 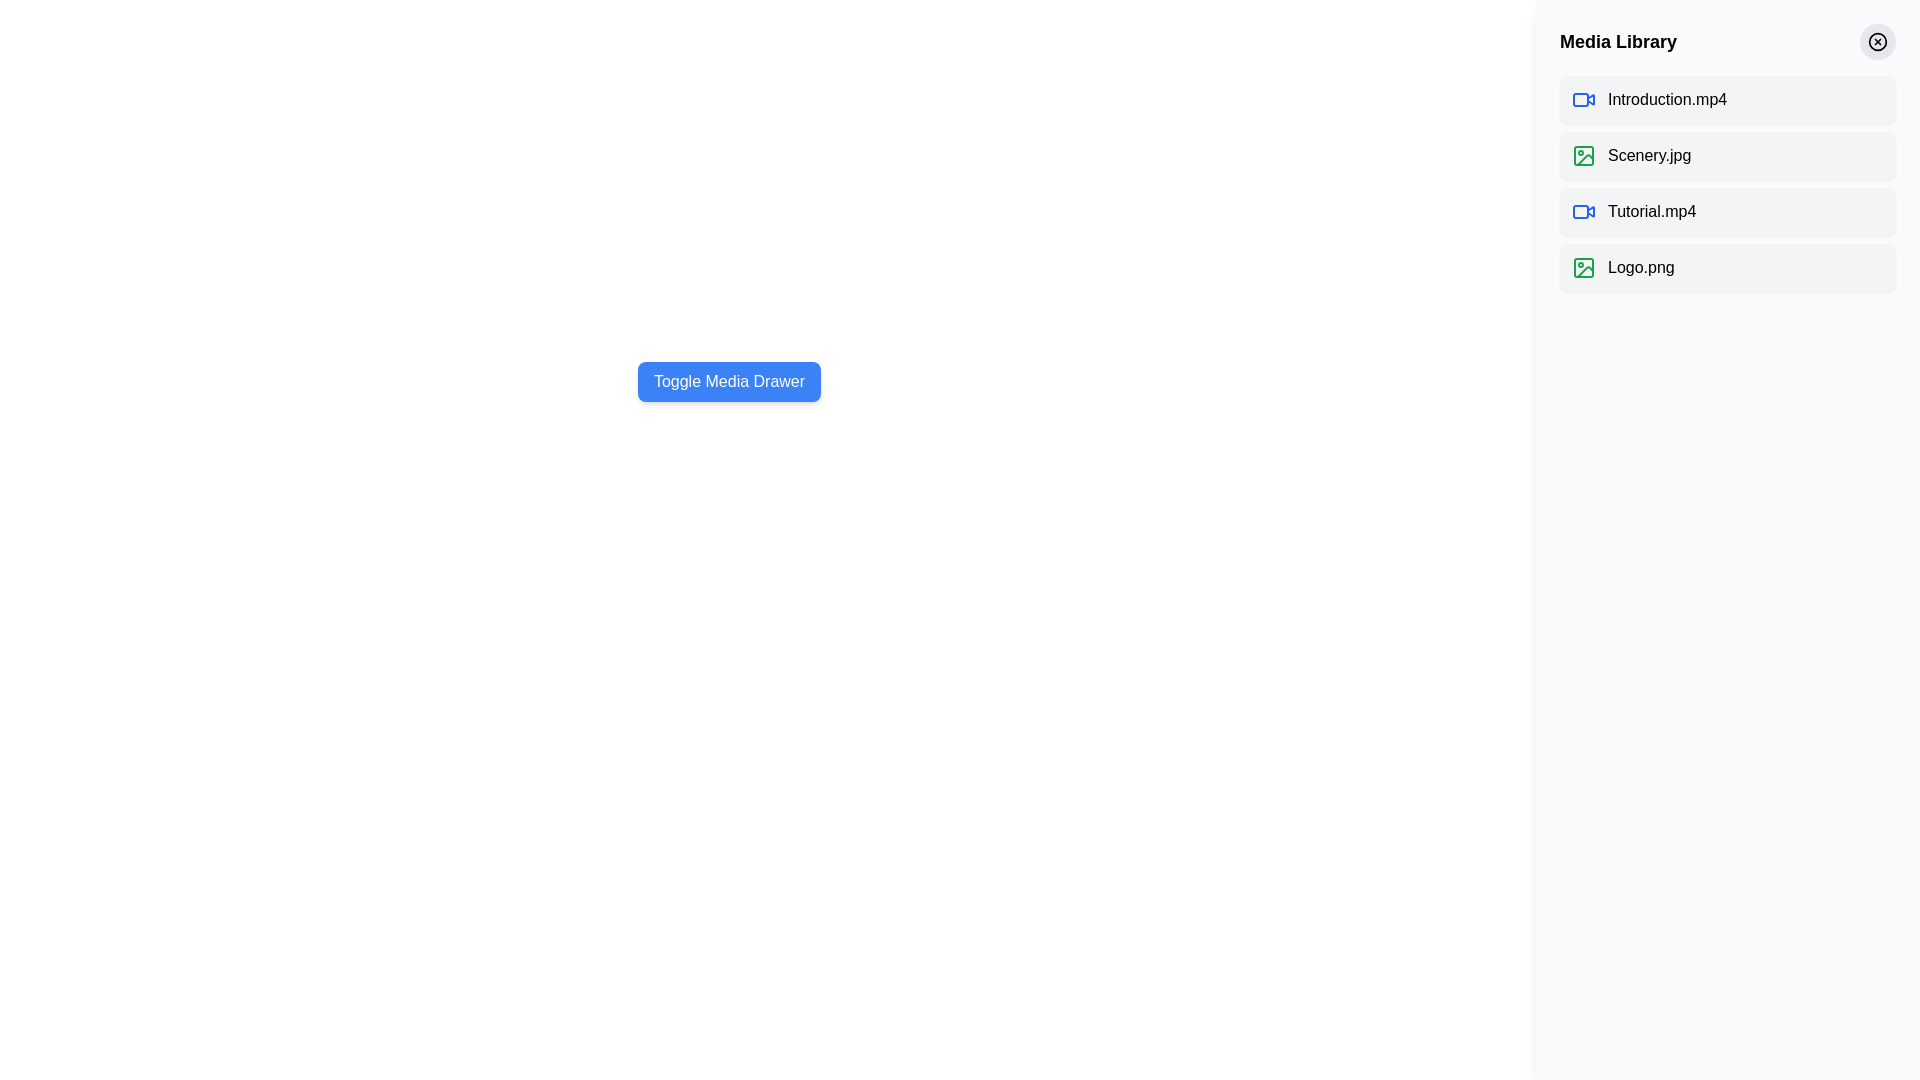 I want to click on the landscape image icon depicting a mountain and sun, which is located to the left of the text 'Scenery.jpg' in the Media Library section, so click(x=1583, y=154).